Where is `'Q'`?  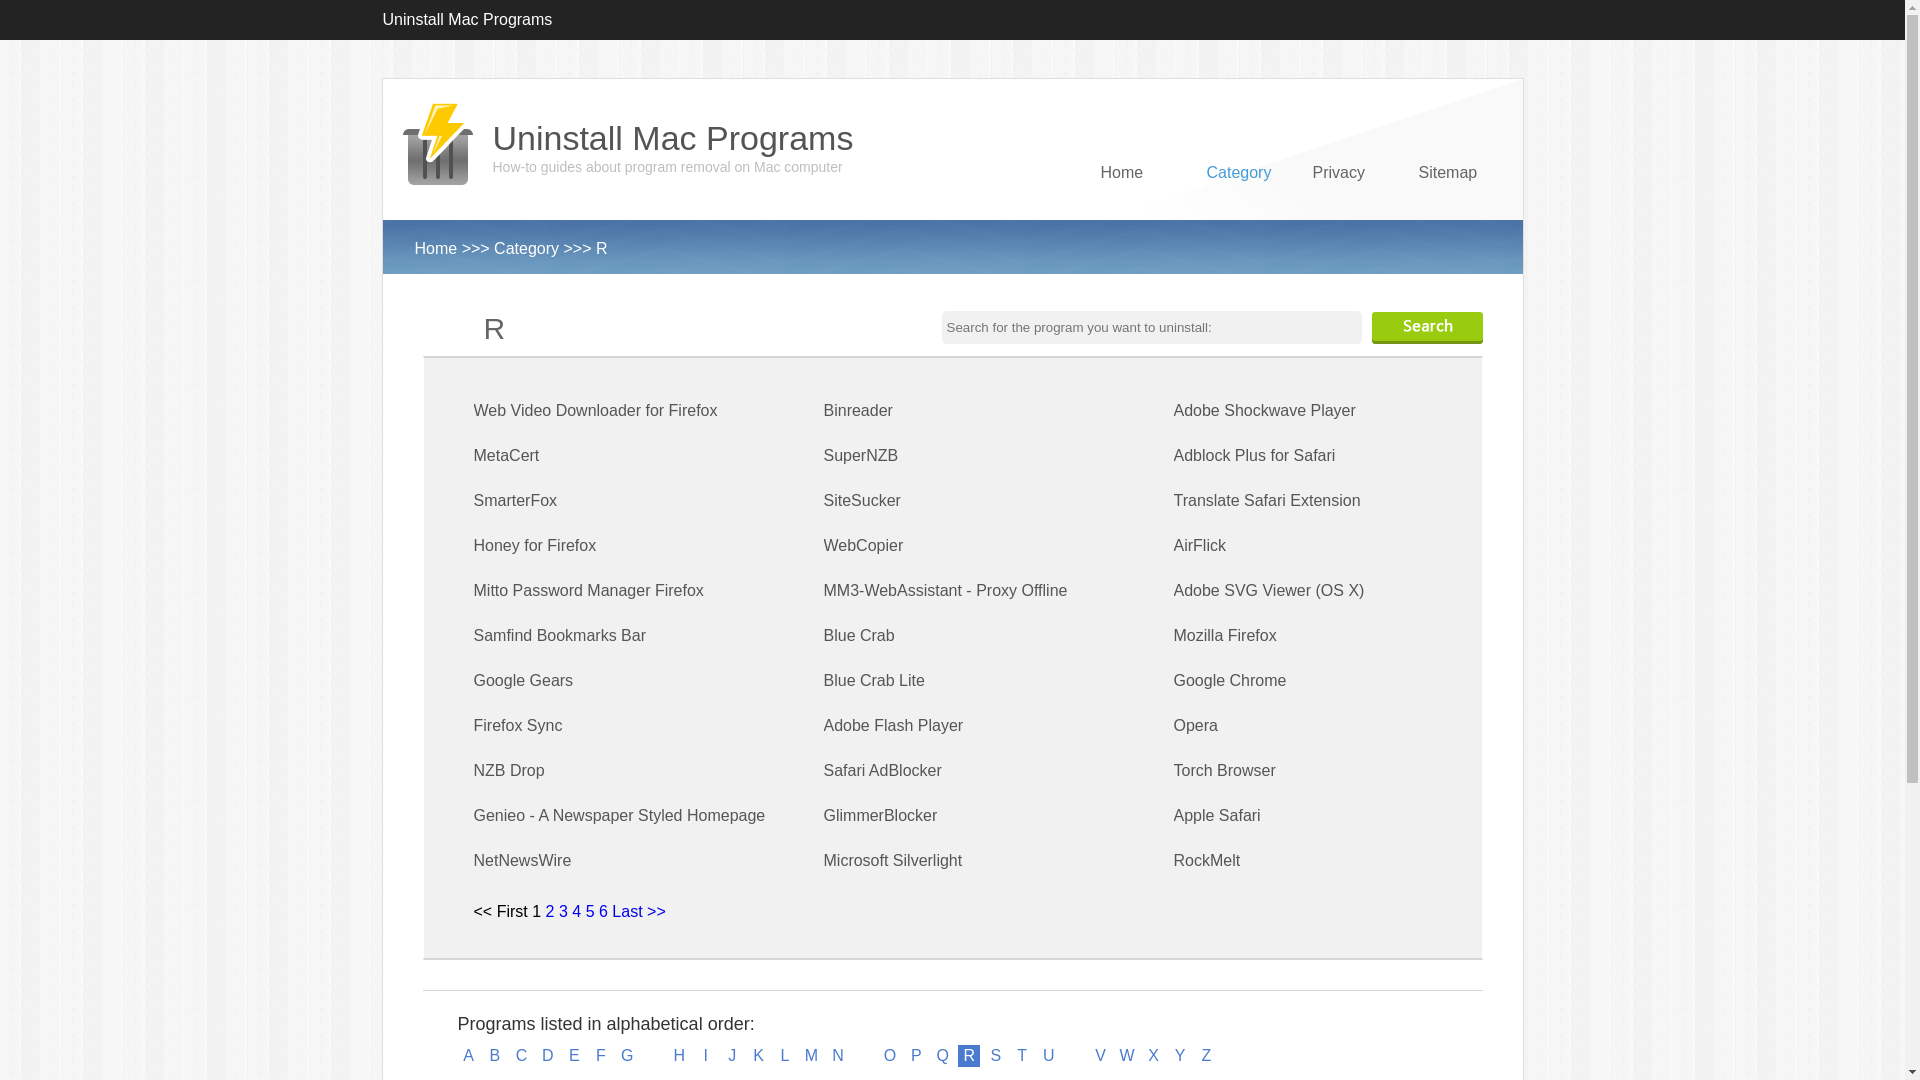
'Q' is located at coordinates (941, 1055).